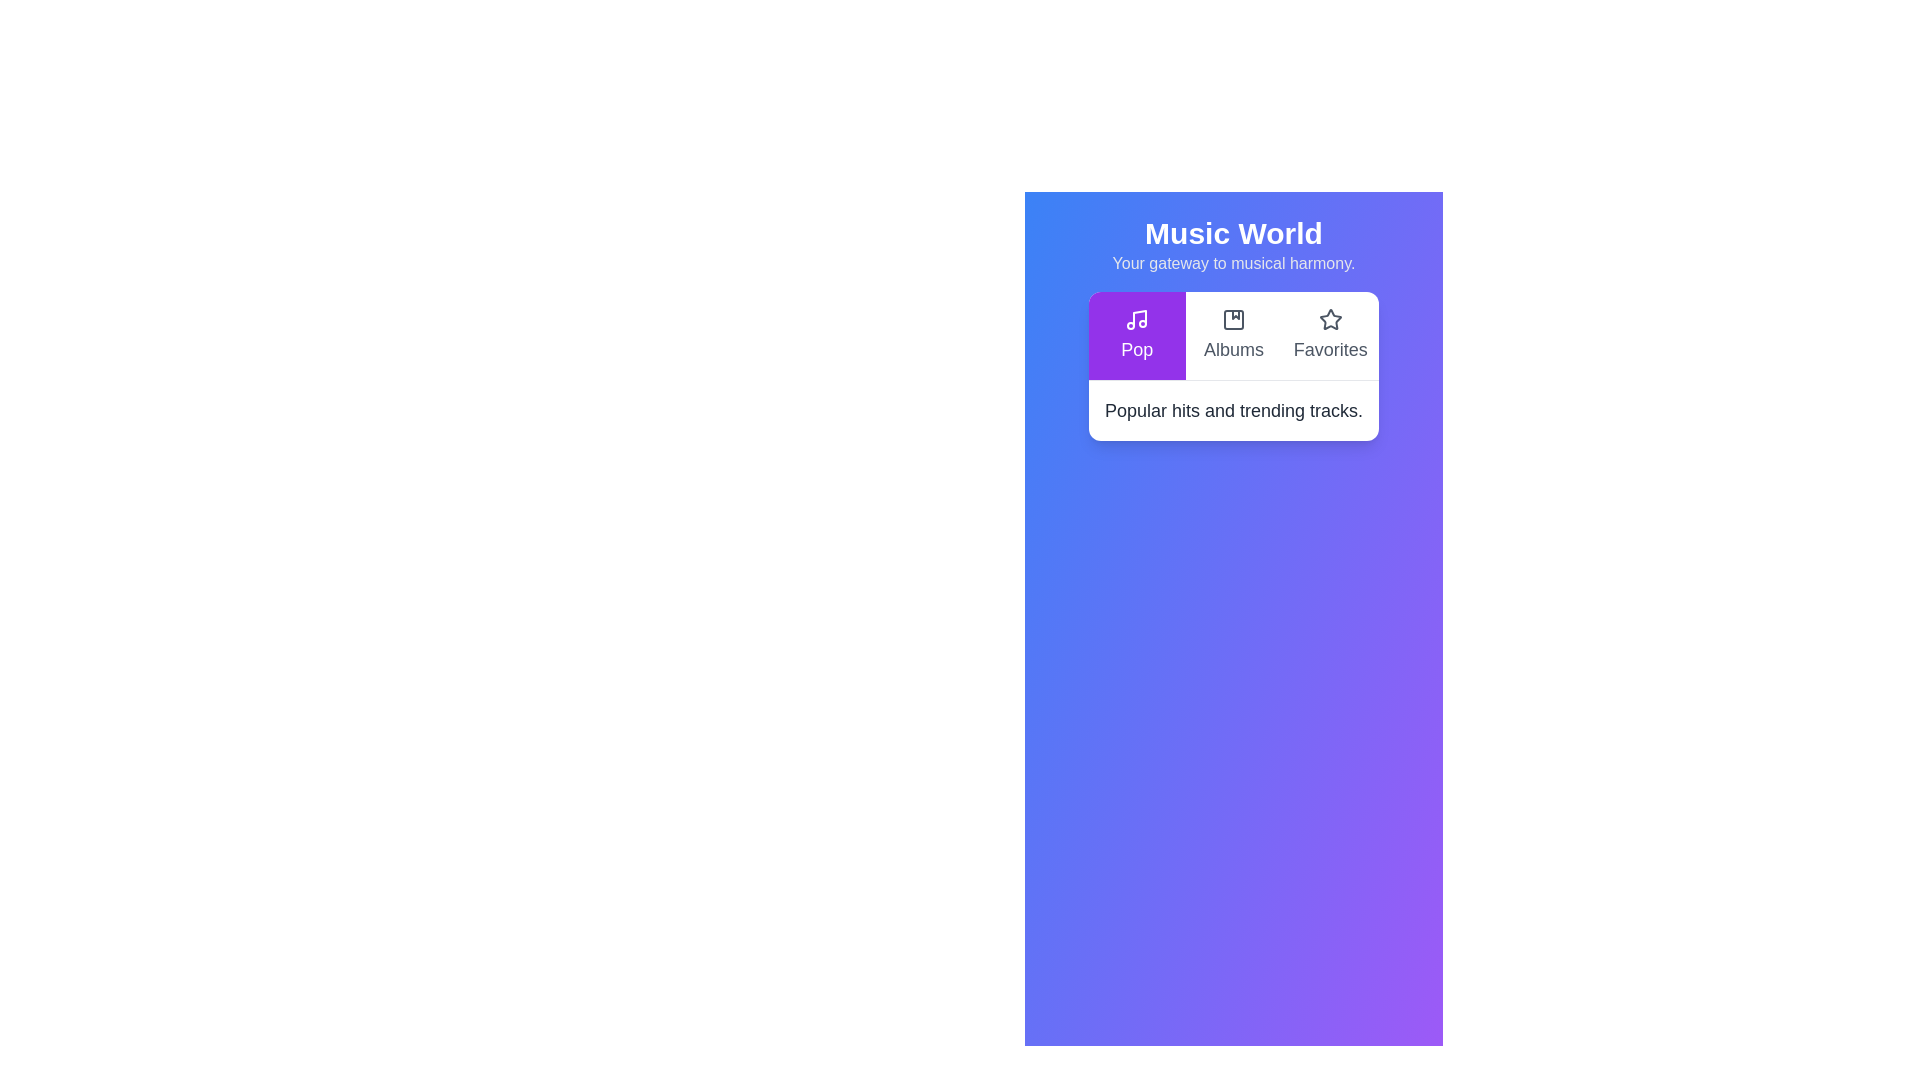 The height and width of the screenshot is (1080, 1920). I want to click on the Favorites tab to view its content, so click(1330, 334).